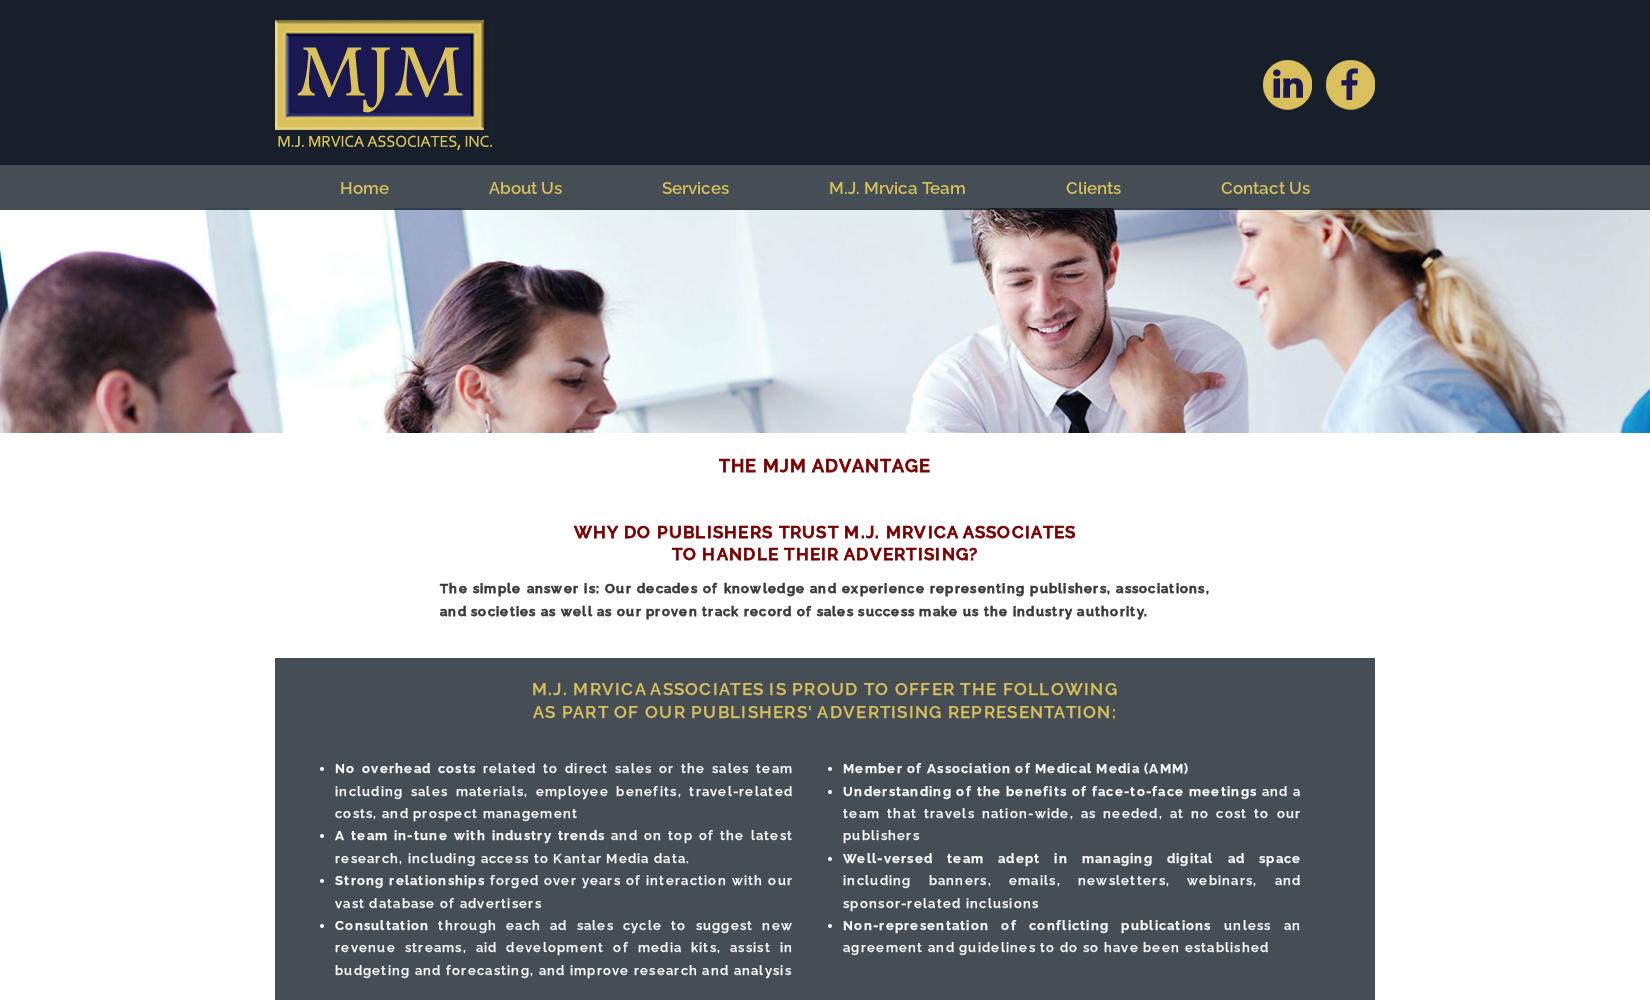 The width and height of the screenshot is (1650, 1000). I want to click on 'Strong  relationships', so click(409, 880).